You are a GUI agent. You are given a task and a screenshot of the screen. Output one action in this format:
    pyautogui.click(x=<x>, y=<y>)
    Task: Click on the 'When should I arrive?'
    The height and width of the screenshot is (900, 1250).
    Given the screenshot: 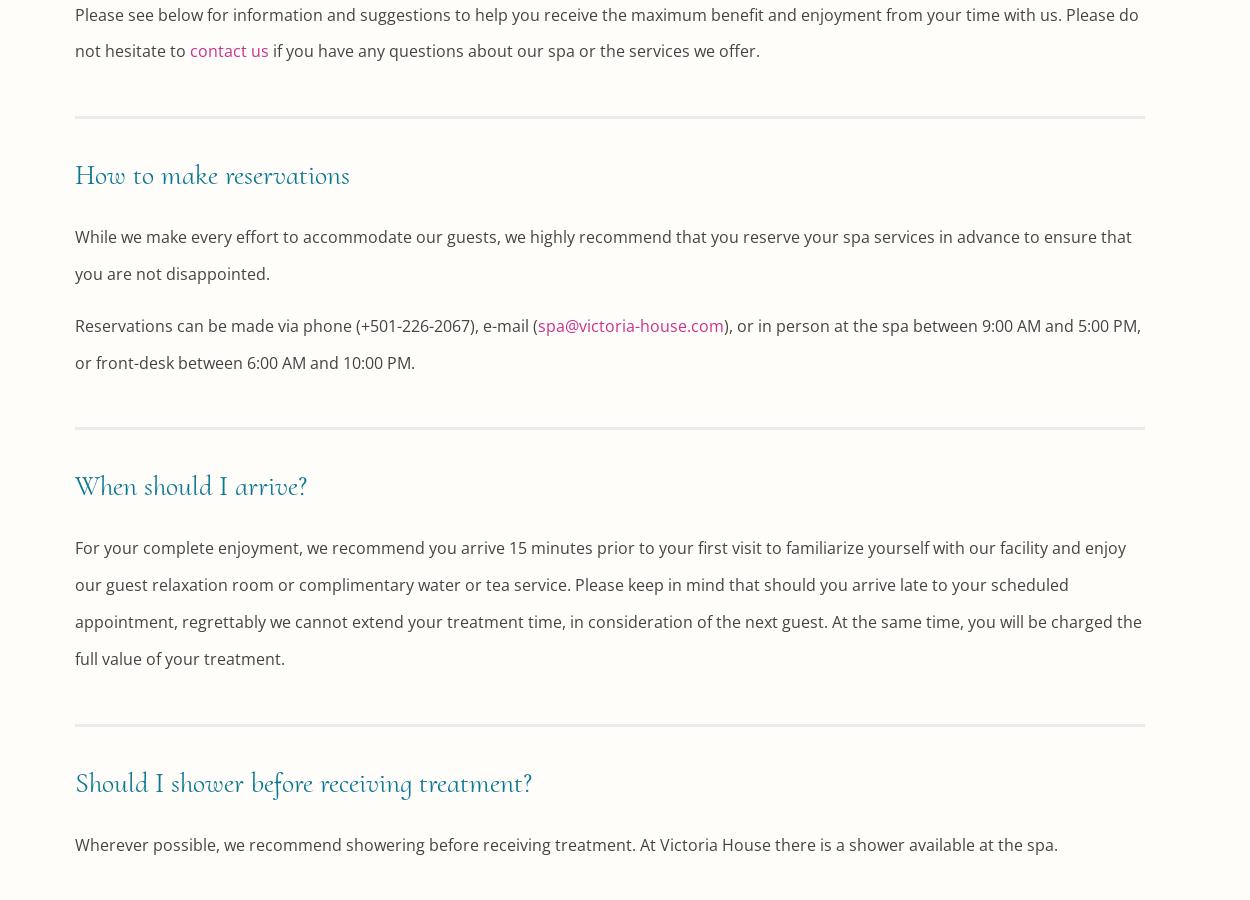 What is the action you would take?
    pyautogui.click(x=190, y=485)
    